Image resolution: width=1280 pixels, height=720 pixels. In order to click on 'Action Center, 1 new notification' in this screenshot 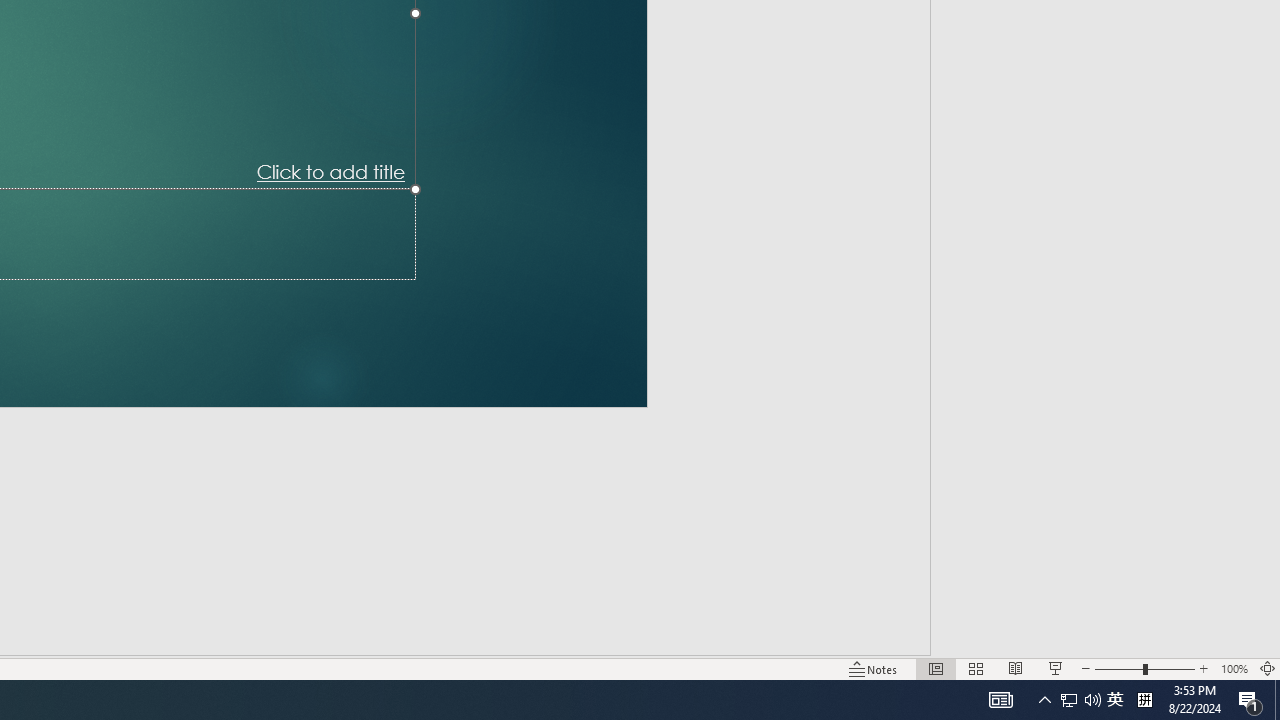, I will do `click(1250, 698)`.